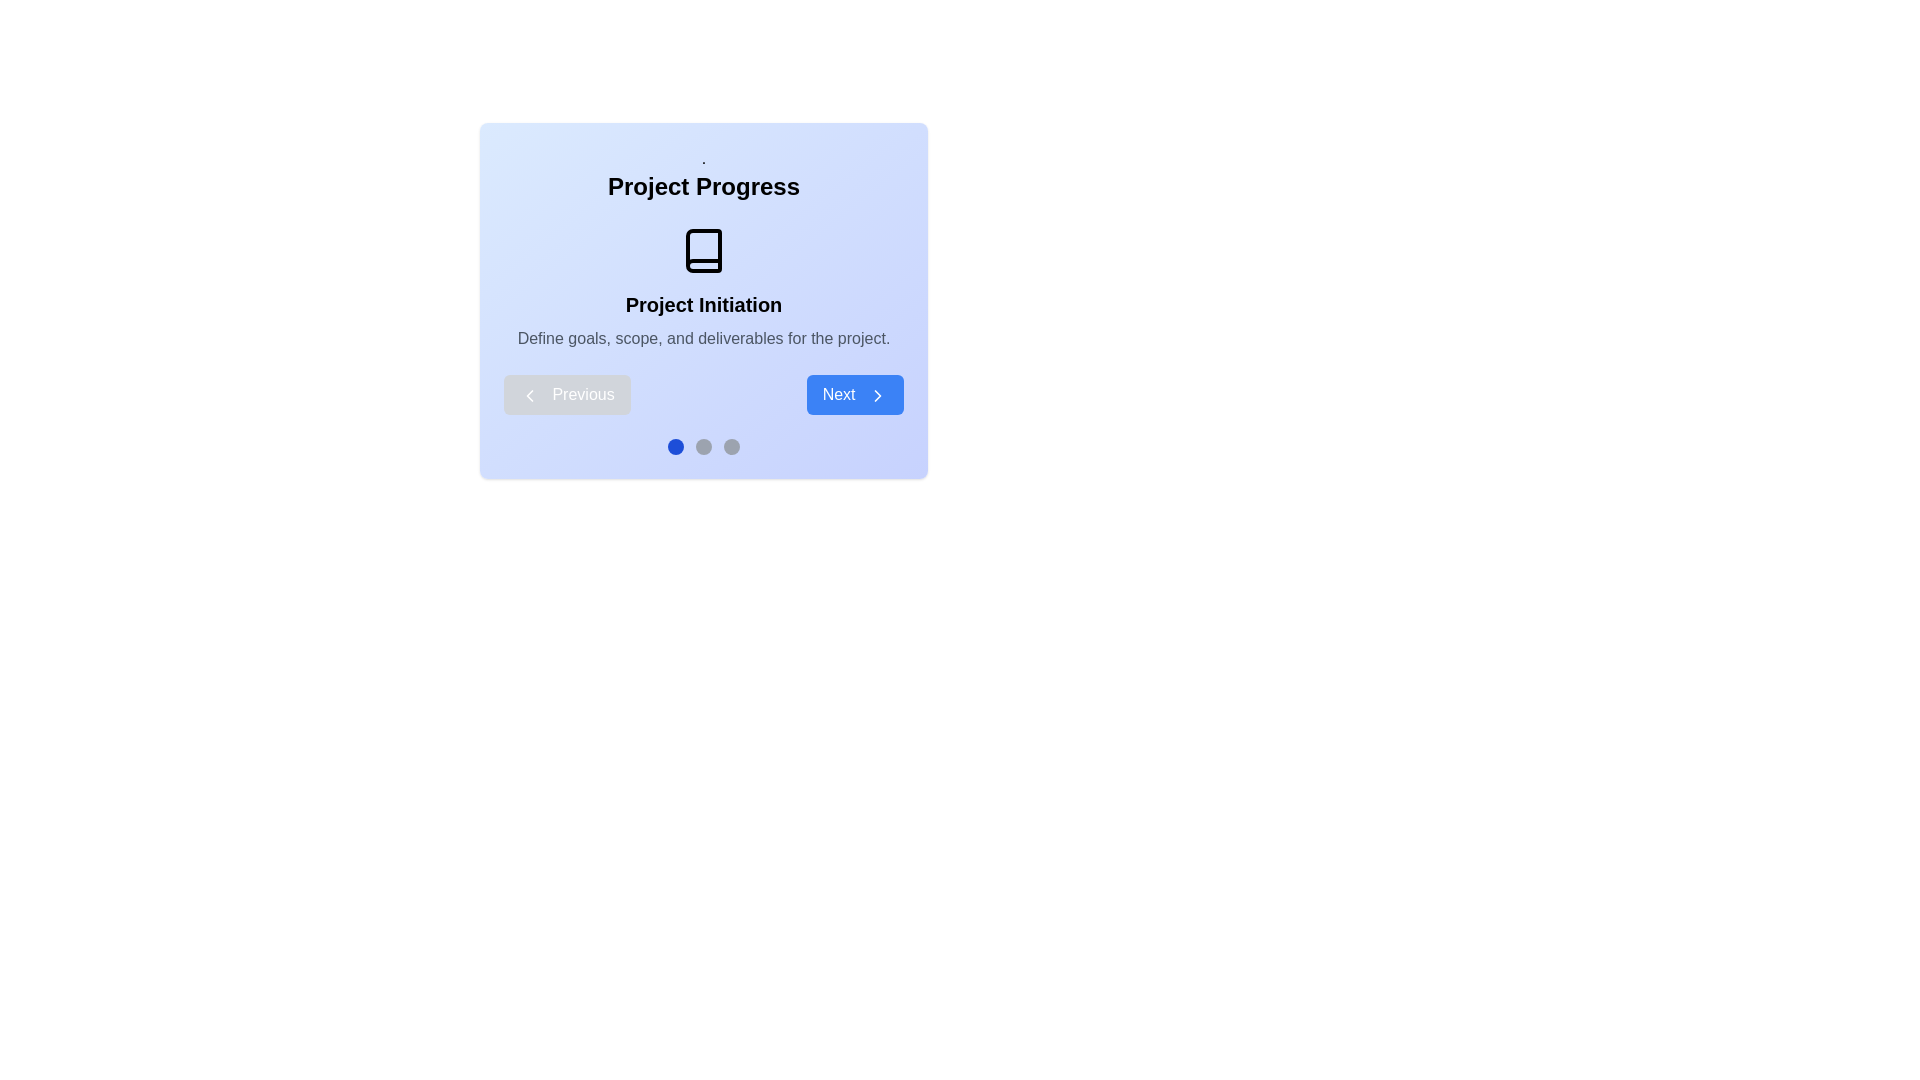 The width and height of the screenshot is (1920, 1080). I want to click on the second circular progress indicator node in the stepper component, so click(704, 446).